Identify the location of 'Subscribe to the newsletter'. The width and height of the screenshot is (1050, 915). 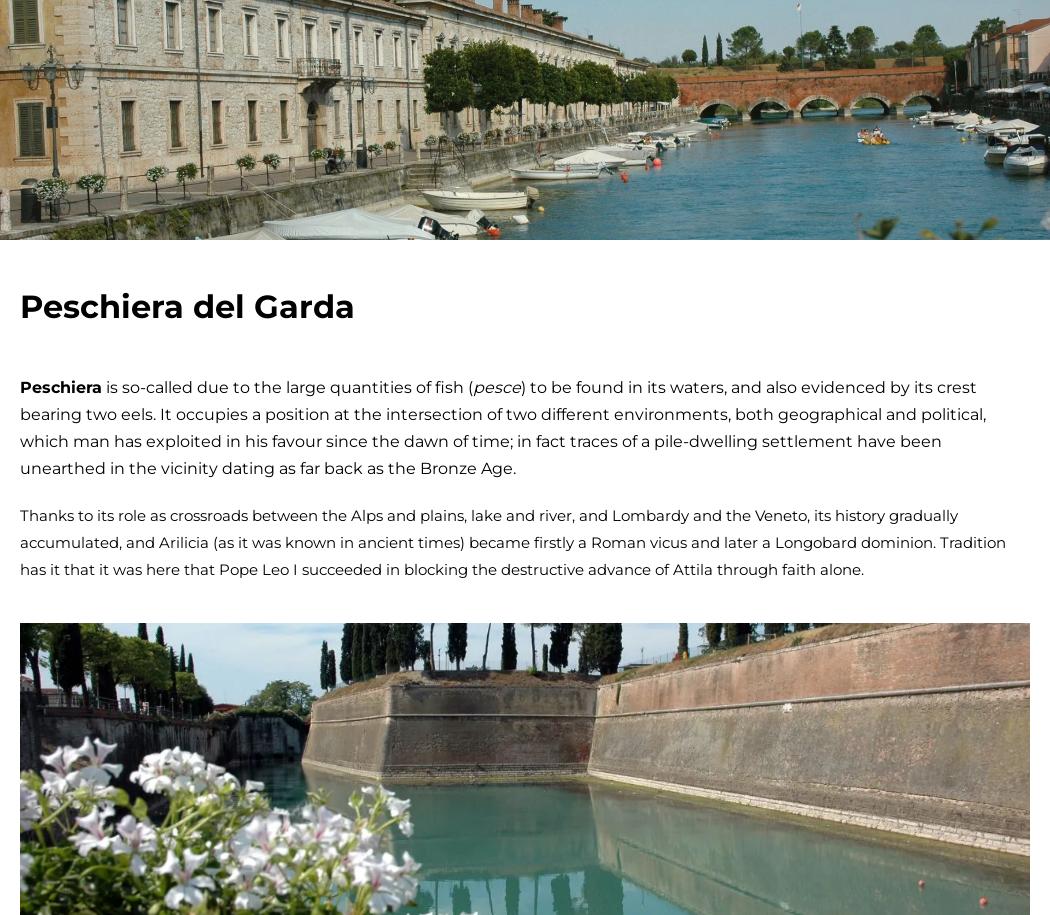
(199, 416).